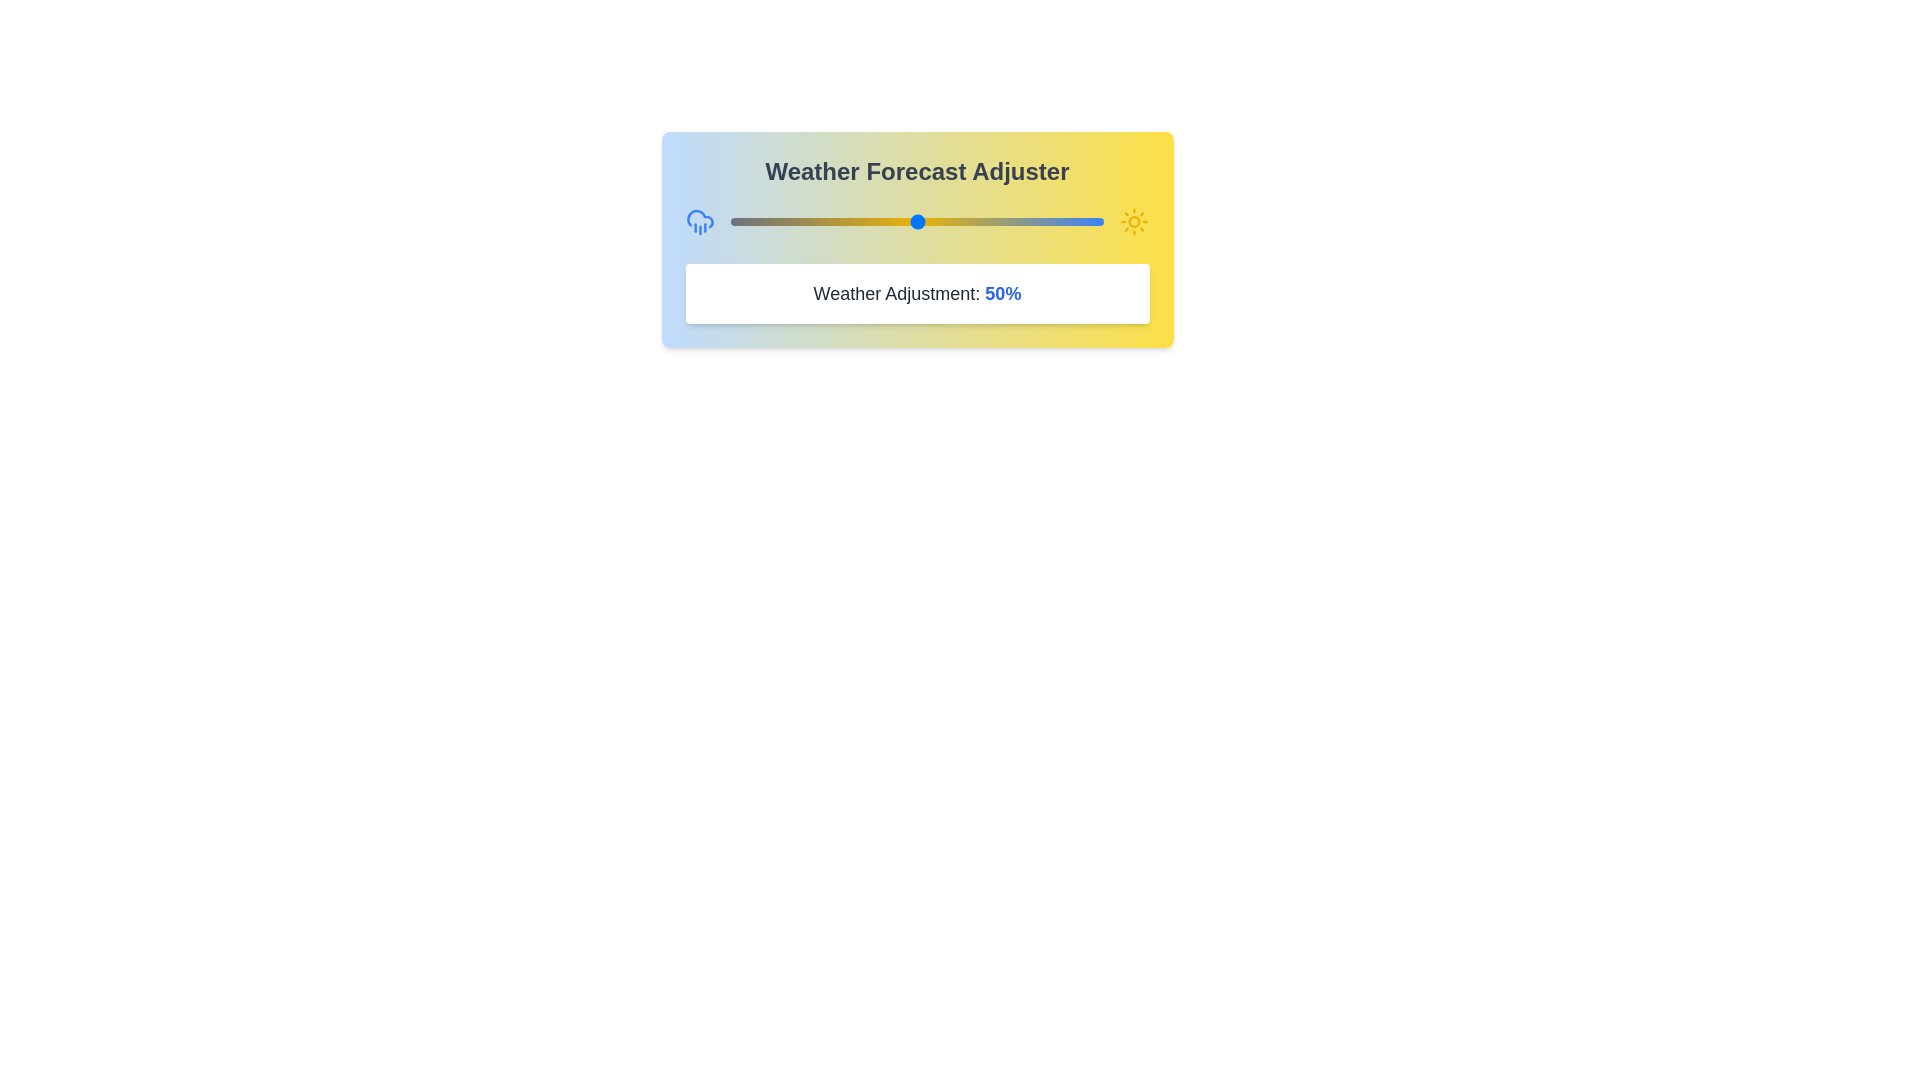 The image size is (1920, 1080). What do you see at coordinates (992, 222) in the screenshot?
I see `the weather slider to 70%` at bounding box center [992, 222].